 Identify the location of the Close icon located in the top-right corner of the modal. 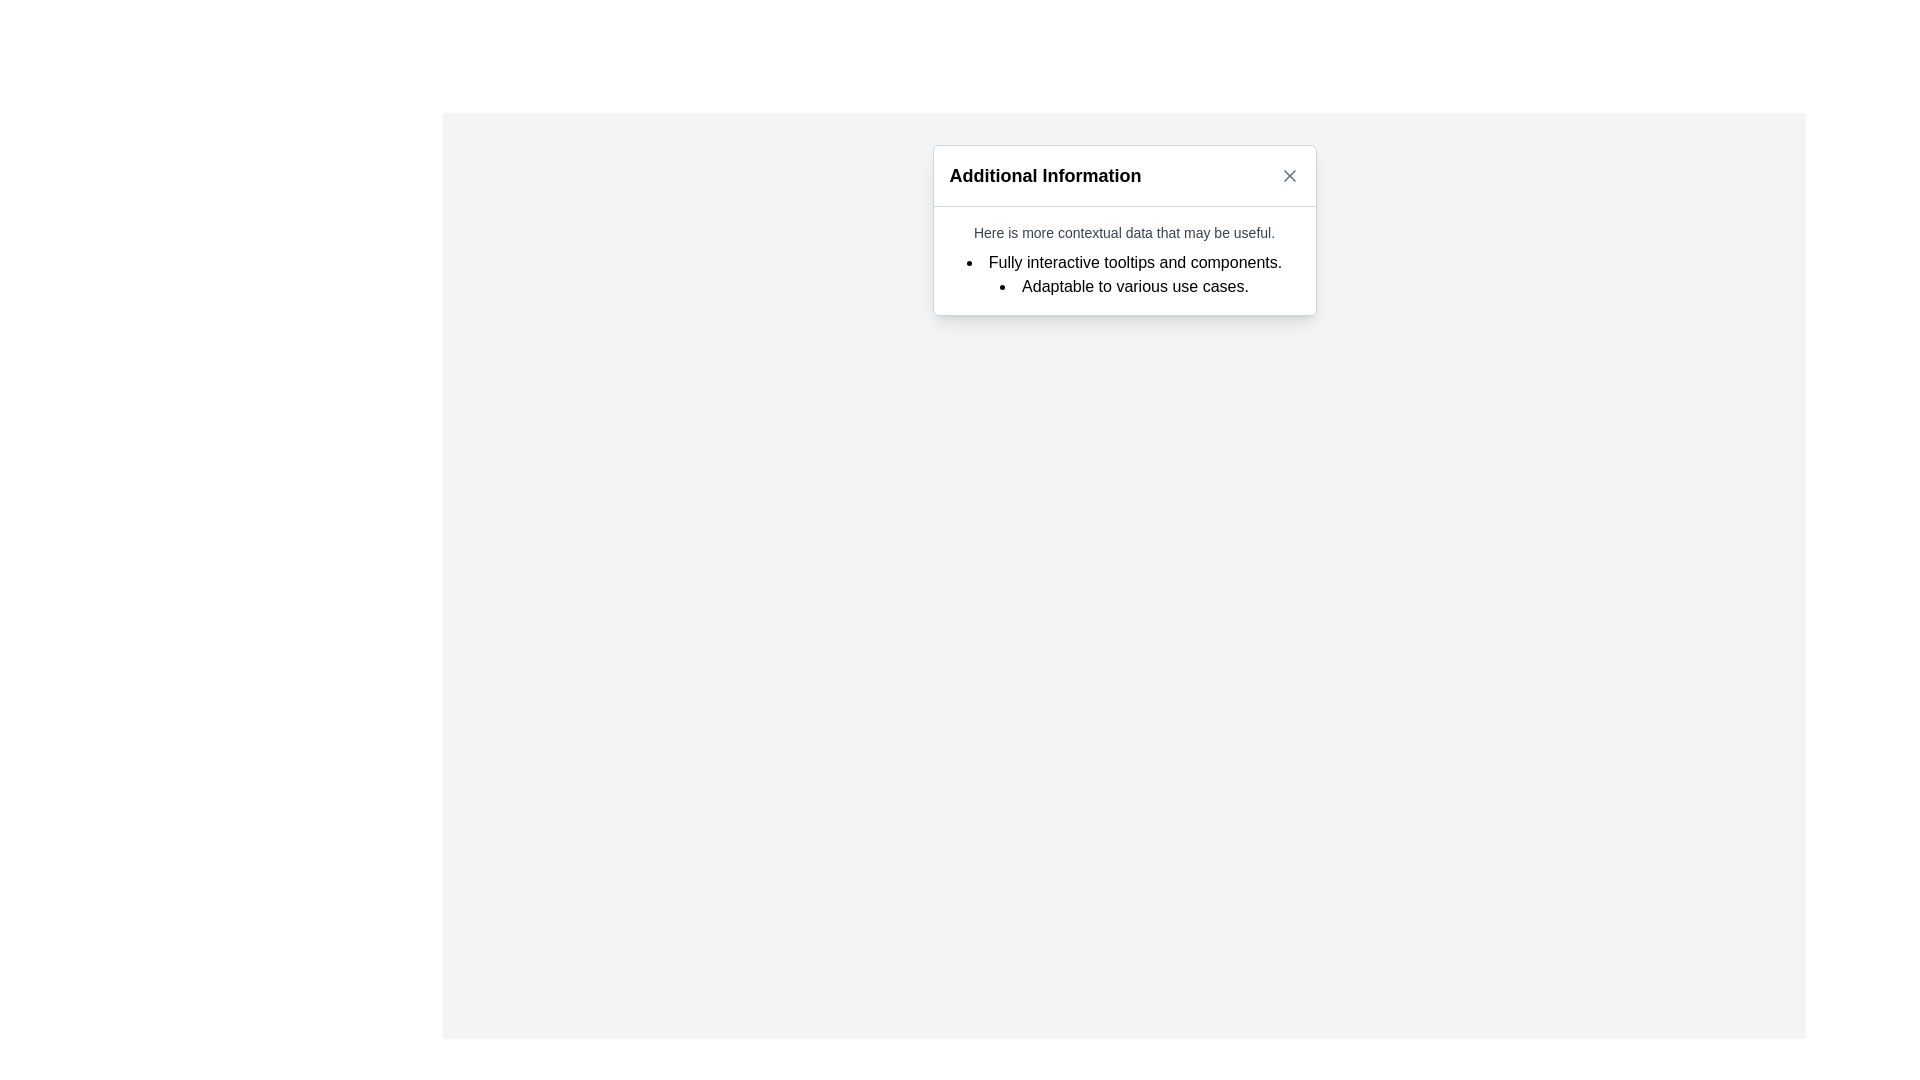
(1289, 175).